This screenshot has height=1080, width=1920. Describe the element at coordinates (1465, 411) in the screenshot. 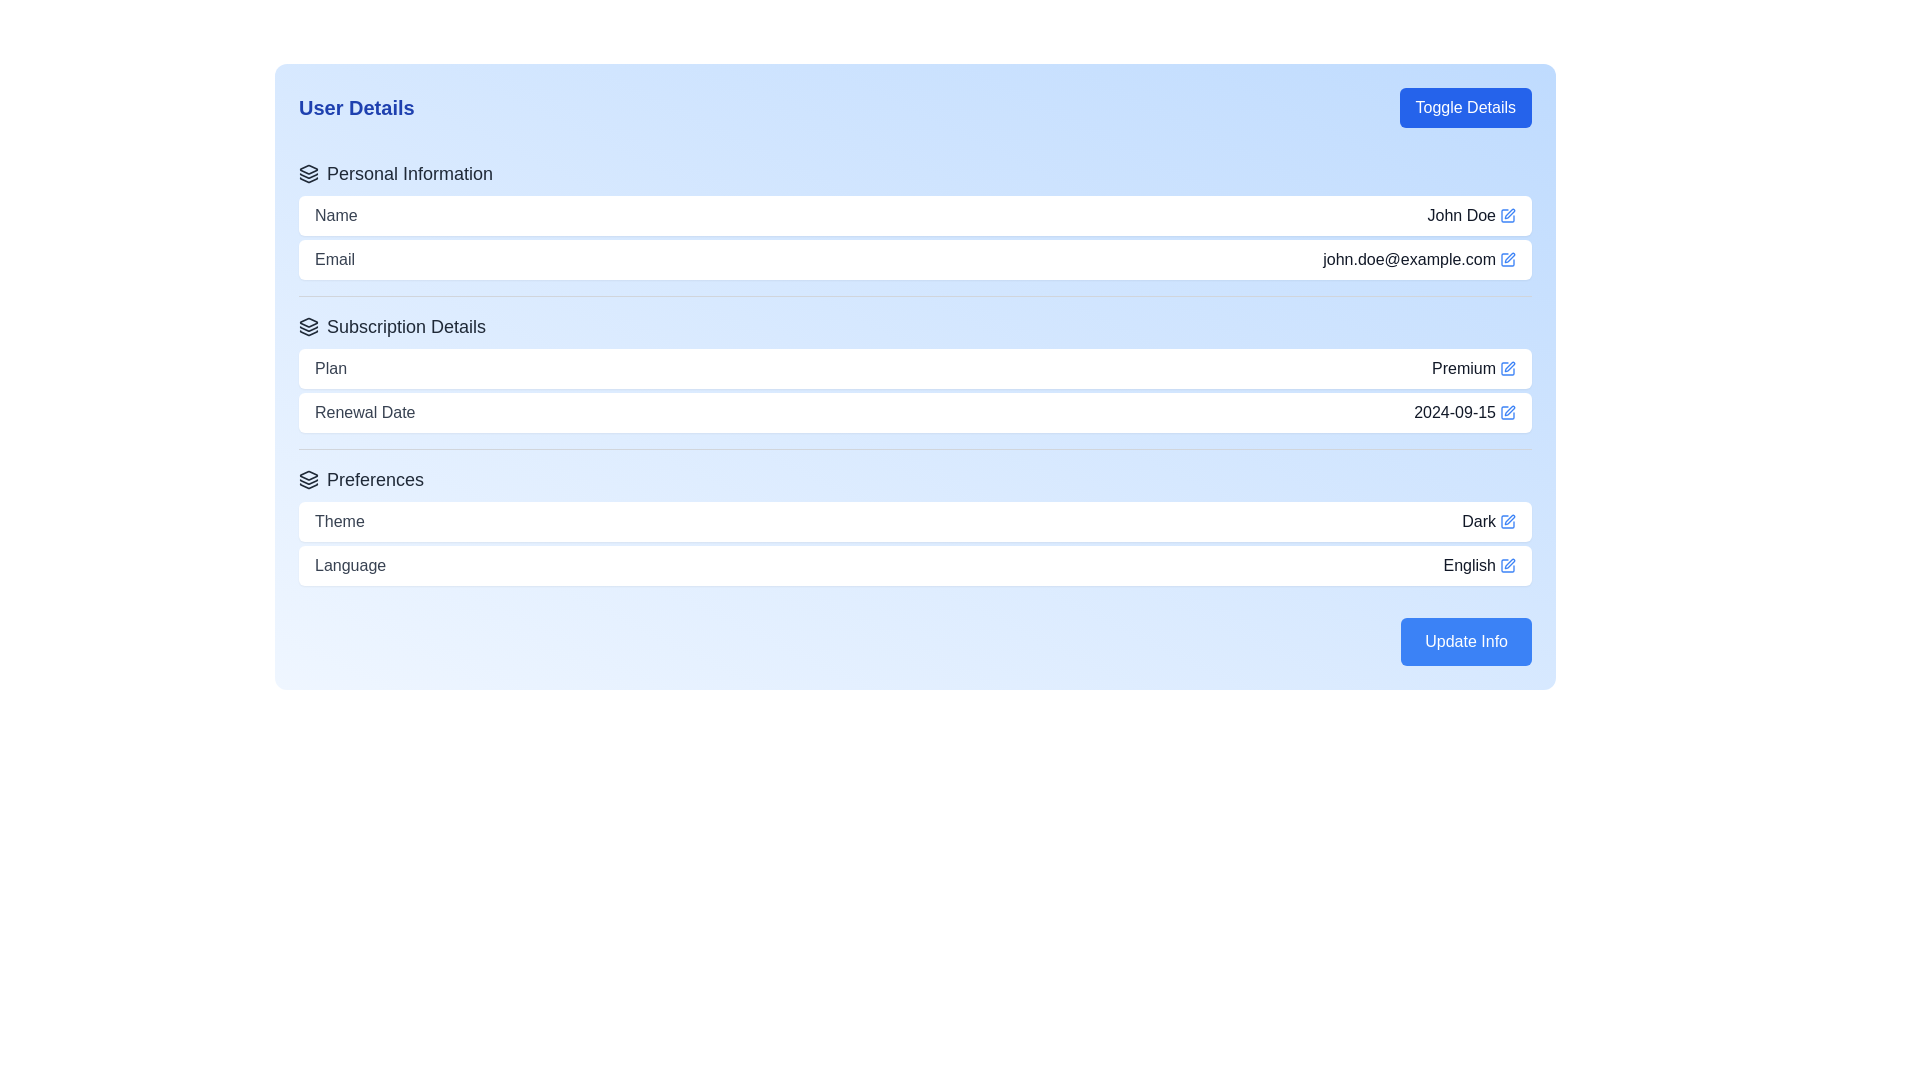

I see `the bold date text '2024-09-15' located in the 'Renewal Date' row of the 'Subscription Details' section` at that location.